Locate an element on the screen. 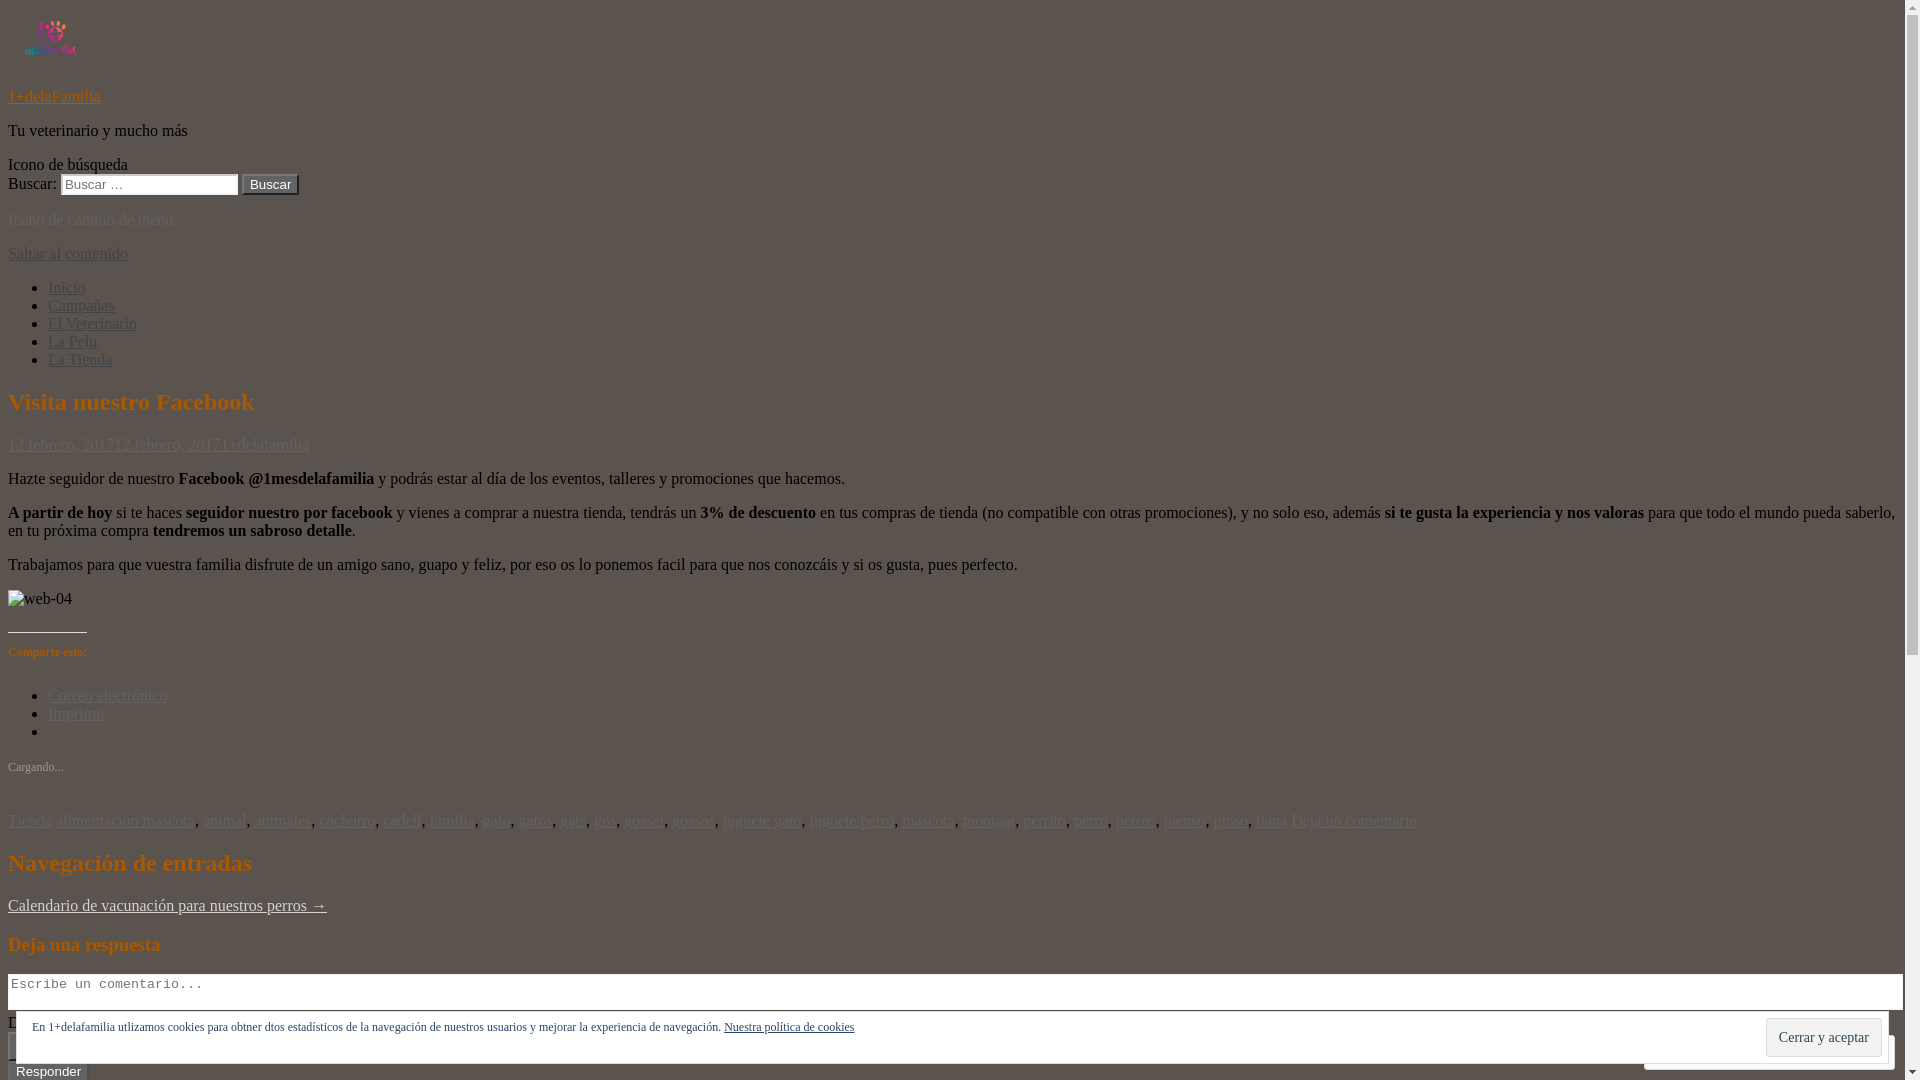 This screenshot has height=1080, width=1920. '12 febrero, 201712 febrero, 2017' is located at coordinates (113, 443).